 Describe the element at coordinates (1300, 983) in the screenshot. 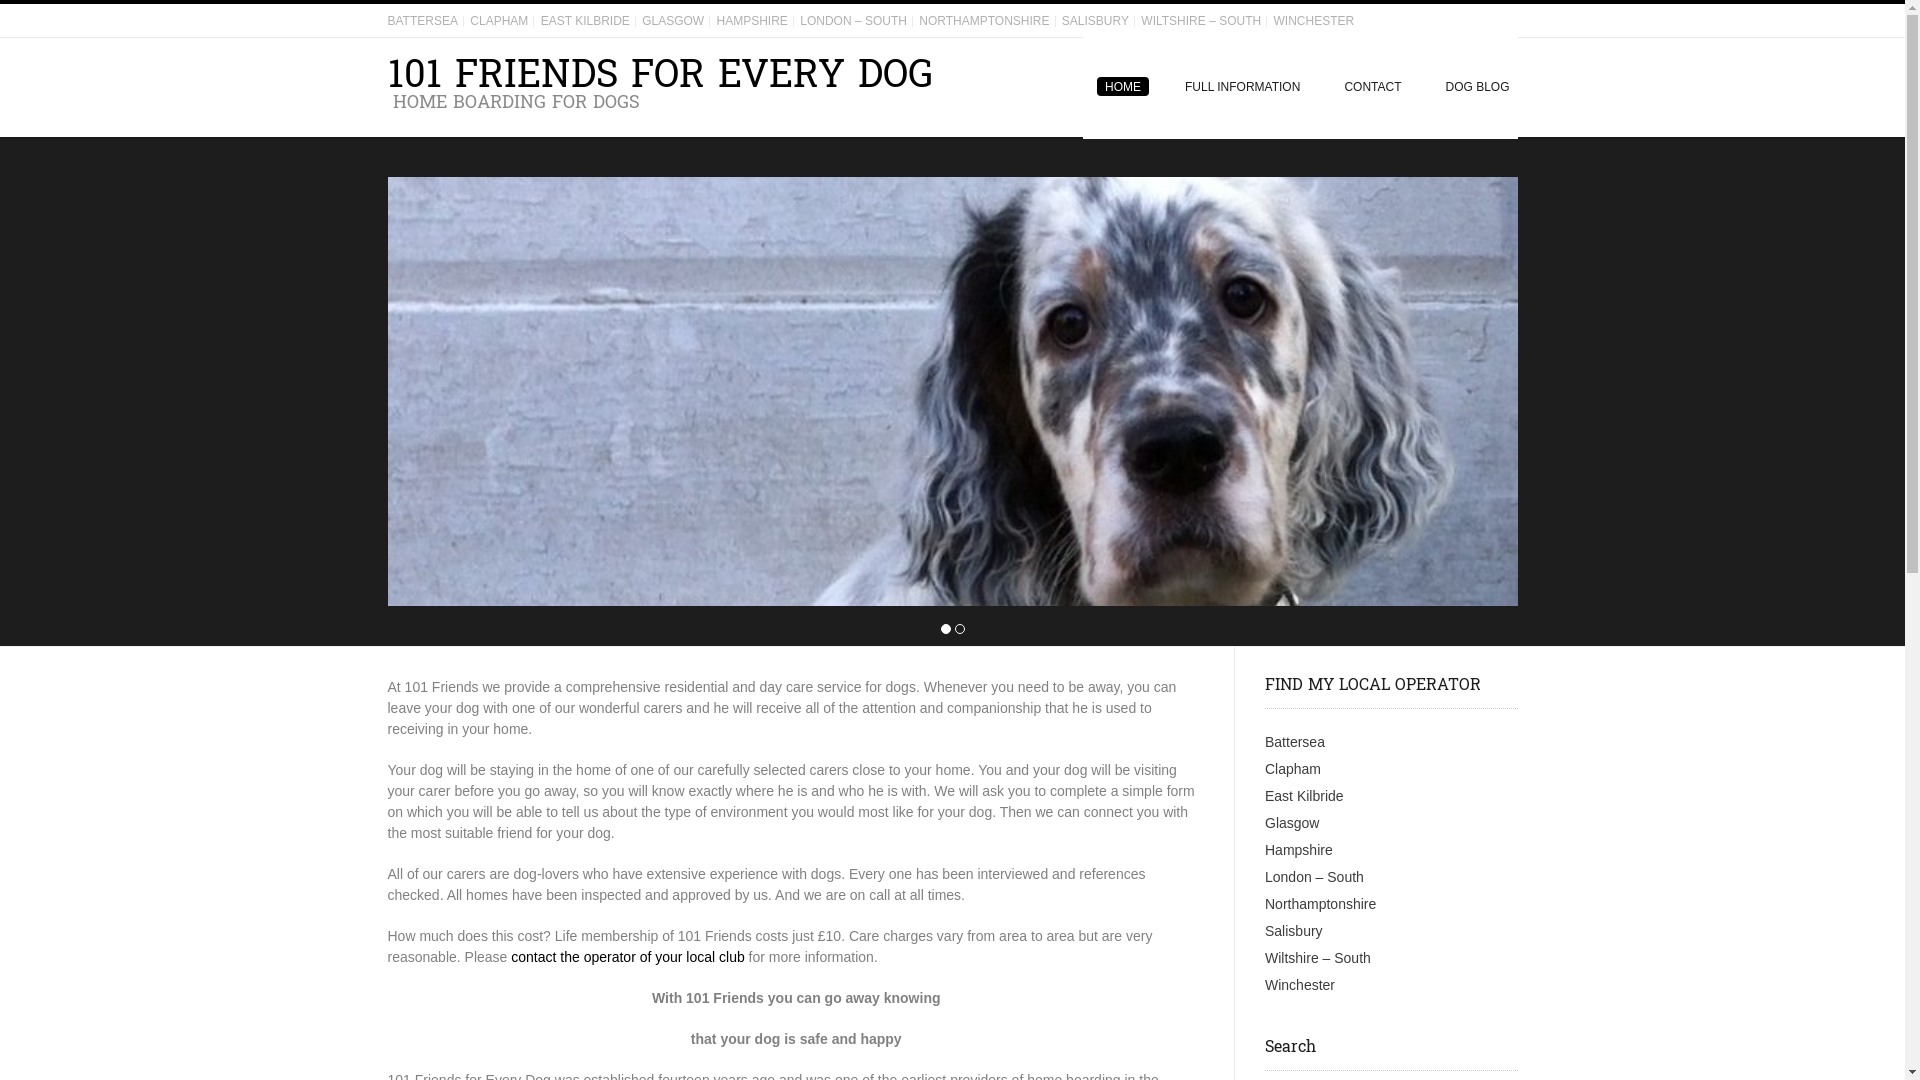

I see `'Winchester'` at that location.